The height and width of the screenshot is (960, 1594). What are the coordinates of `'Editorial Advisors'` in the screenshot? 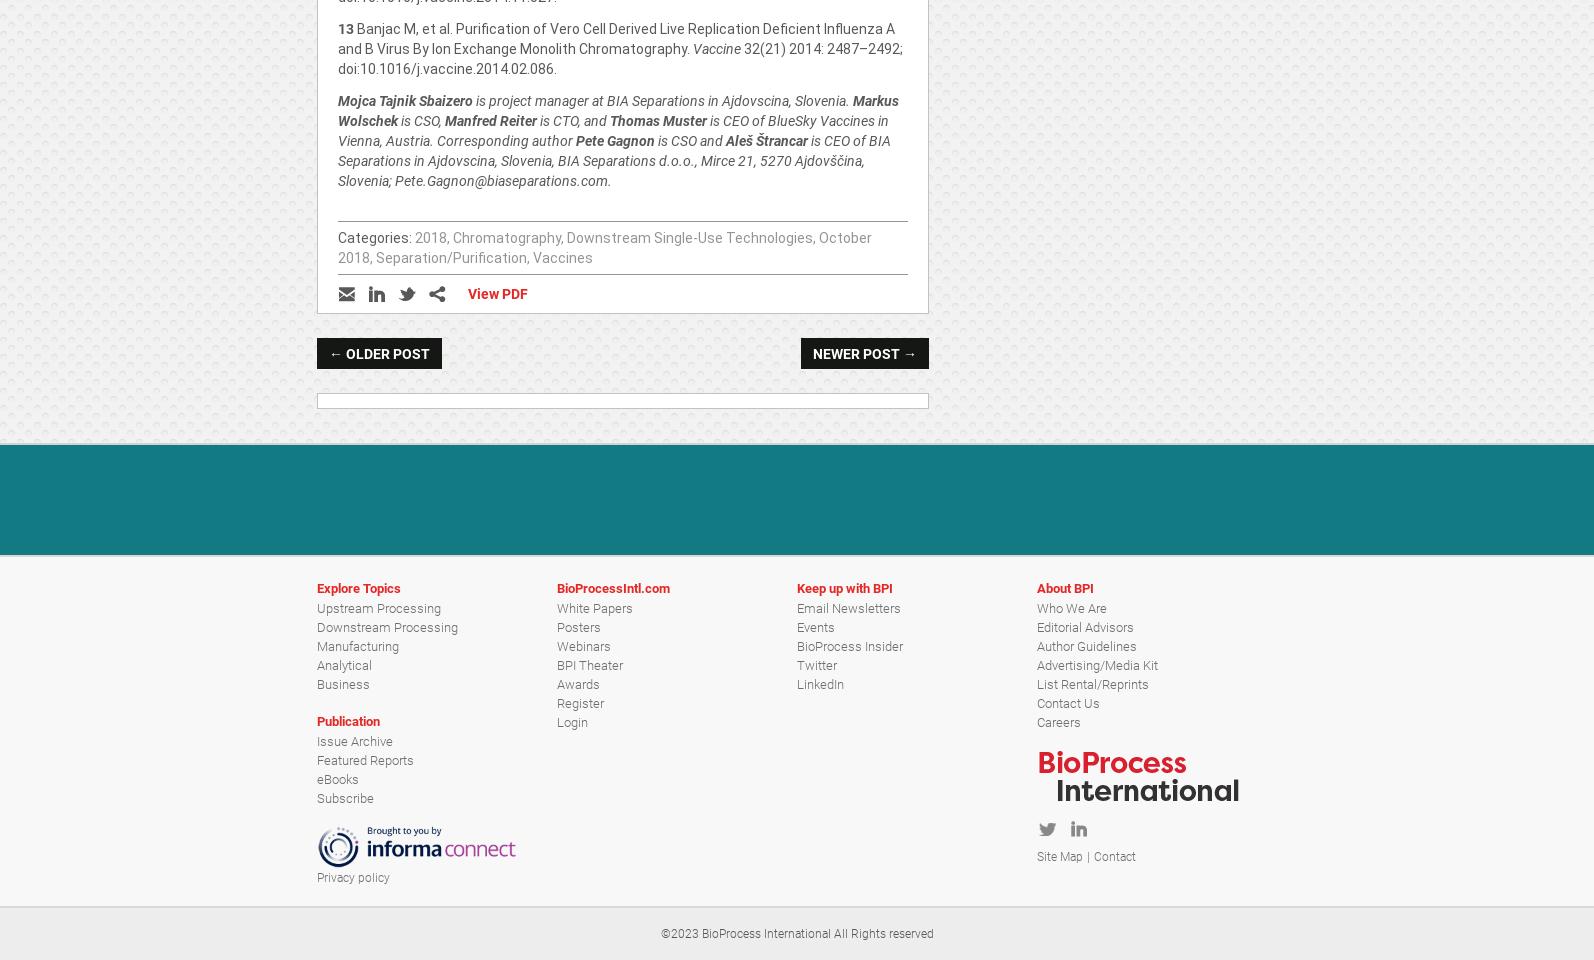 It's located at (1085, 625).